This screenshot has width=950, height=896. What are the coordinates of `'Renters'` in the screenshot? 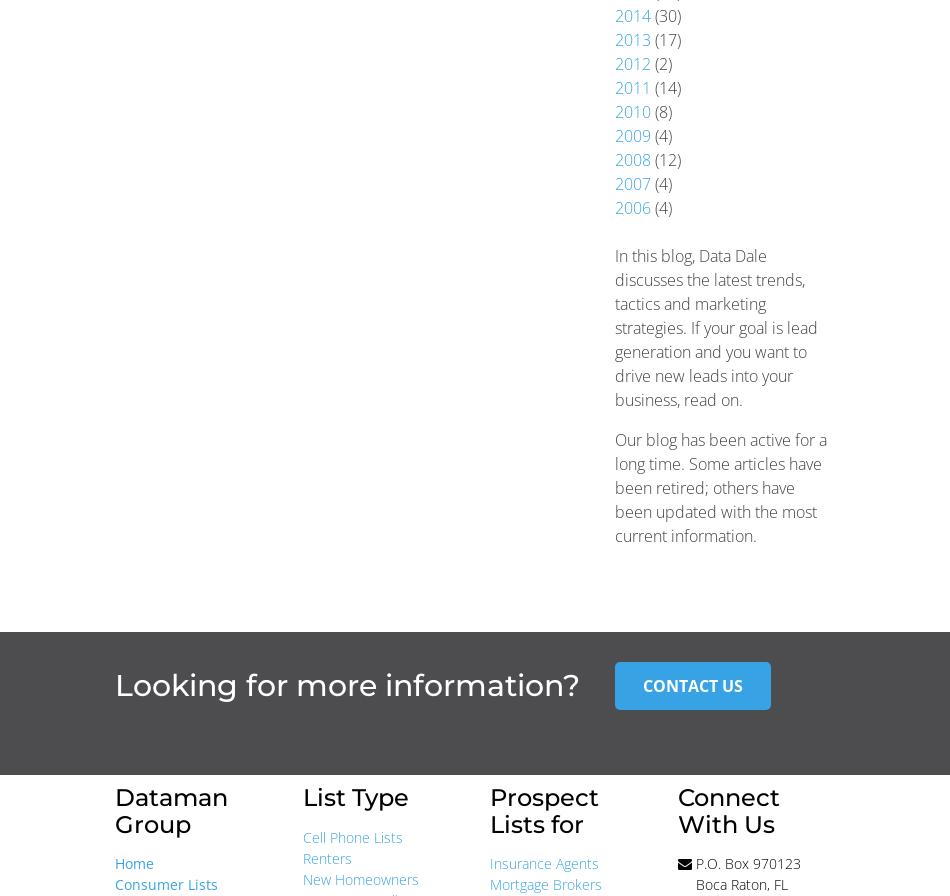 It's located at (325, 857).